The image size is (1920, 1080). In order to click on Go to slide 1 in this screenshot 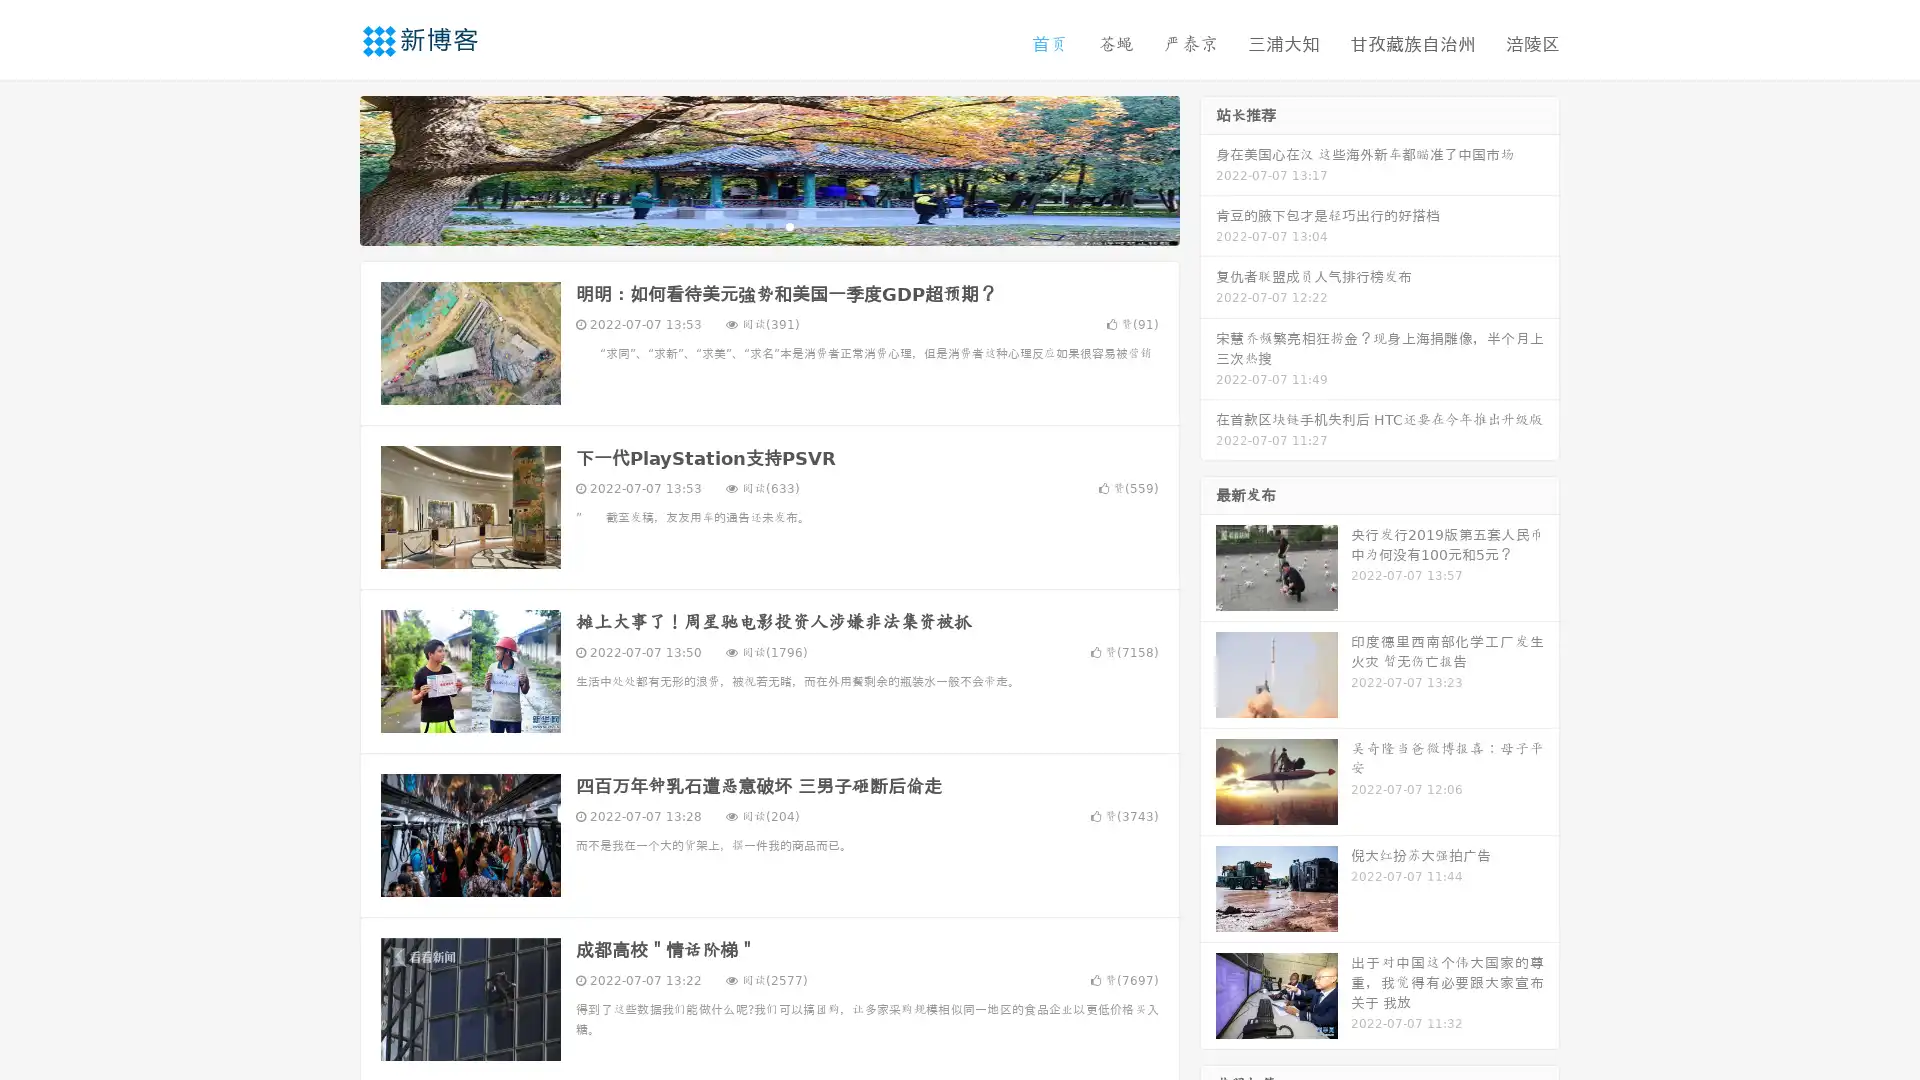, I will do `click(748, 225)`.